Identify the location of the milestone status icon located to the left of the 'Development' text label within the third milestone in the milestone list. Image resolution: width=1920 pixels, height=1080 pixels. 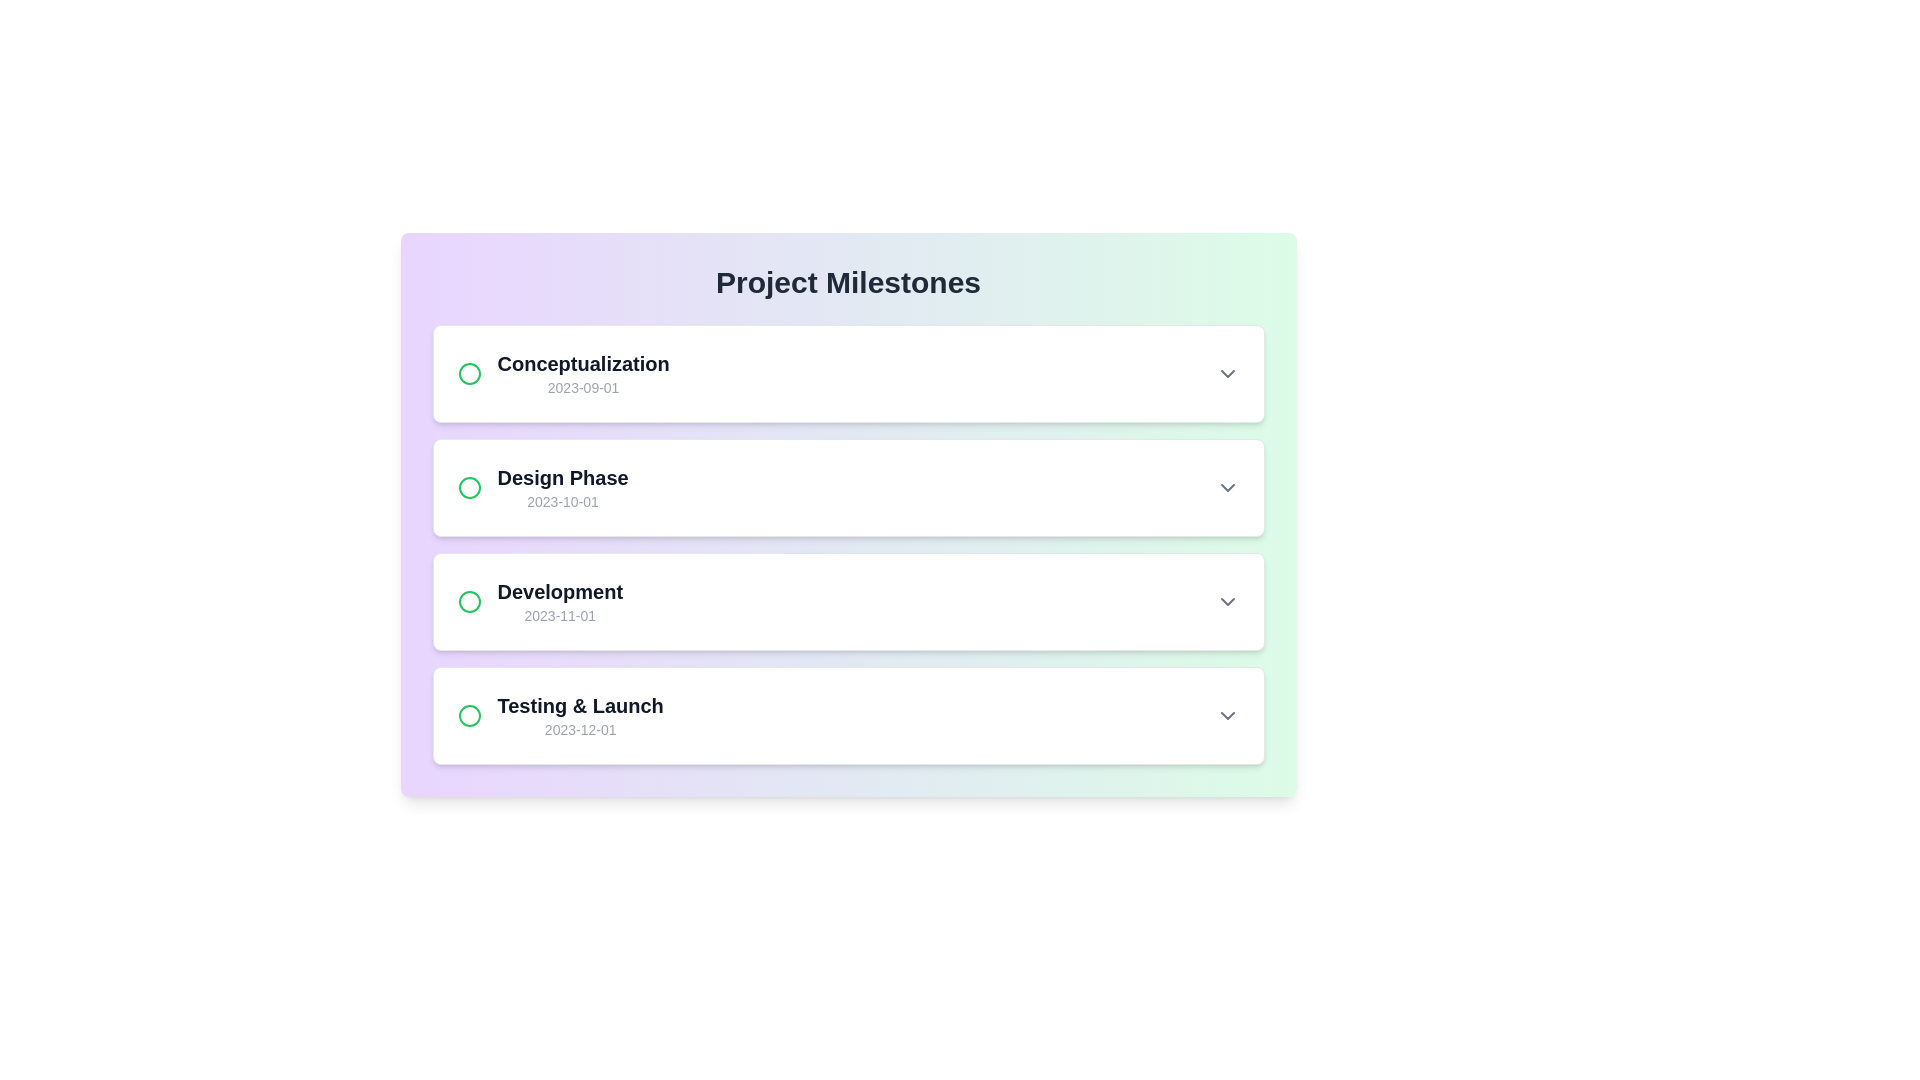
(468, 600).